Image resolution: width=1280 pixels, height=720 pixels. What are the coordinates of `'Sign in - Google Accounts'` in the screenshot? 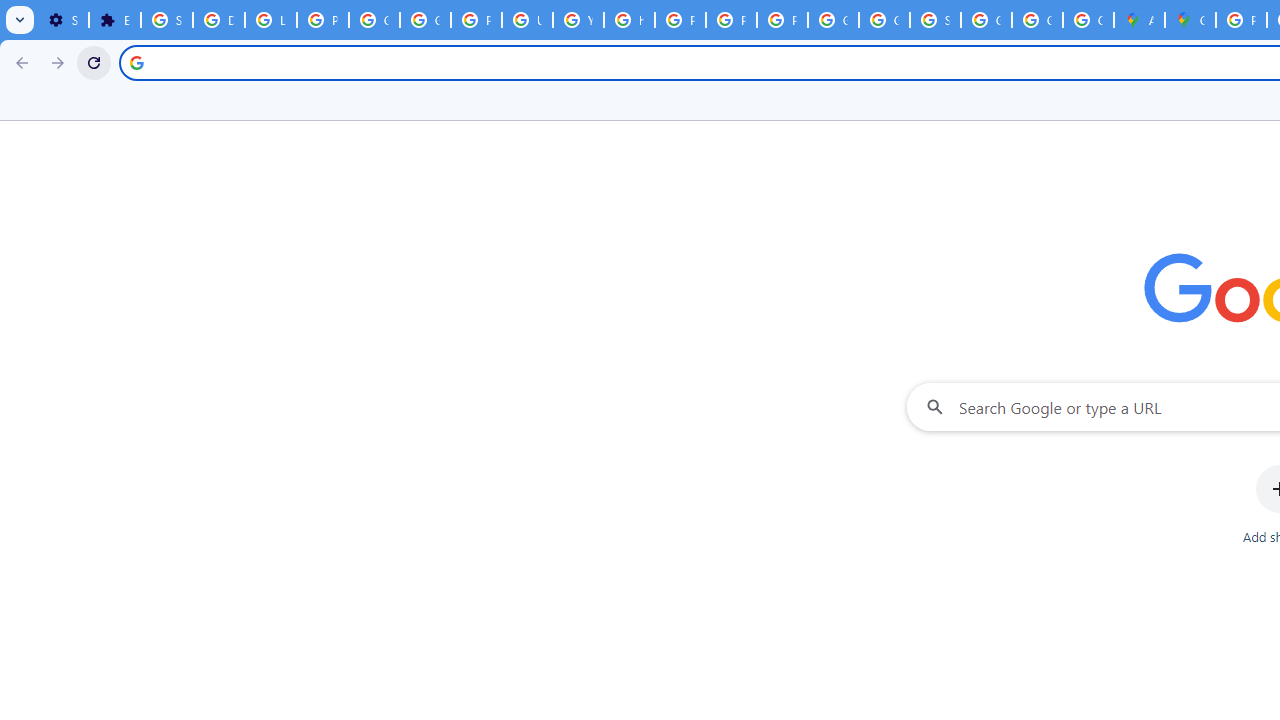 It's located at (167, 20).